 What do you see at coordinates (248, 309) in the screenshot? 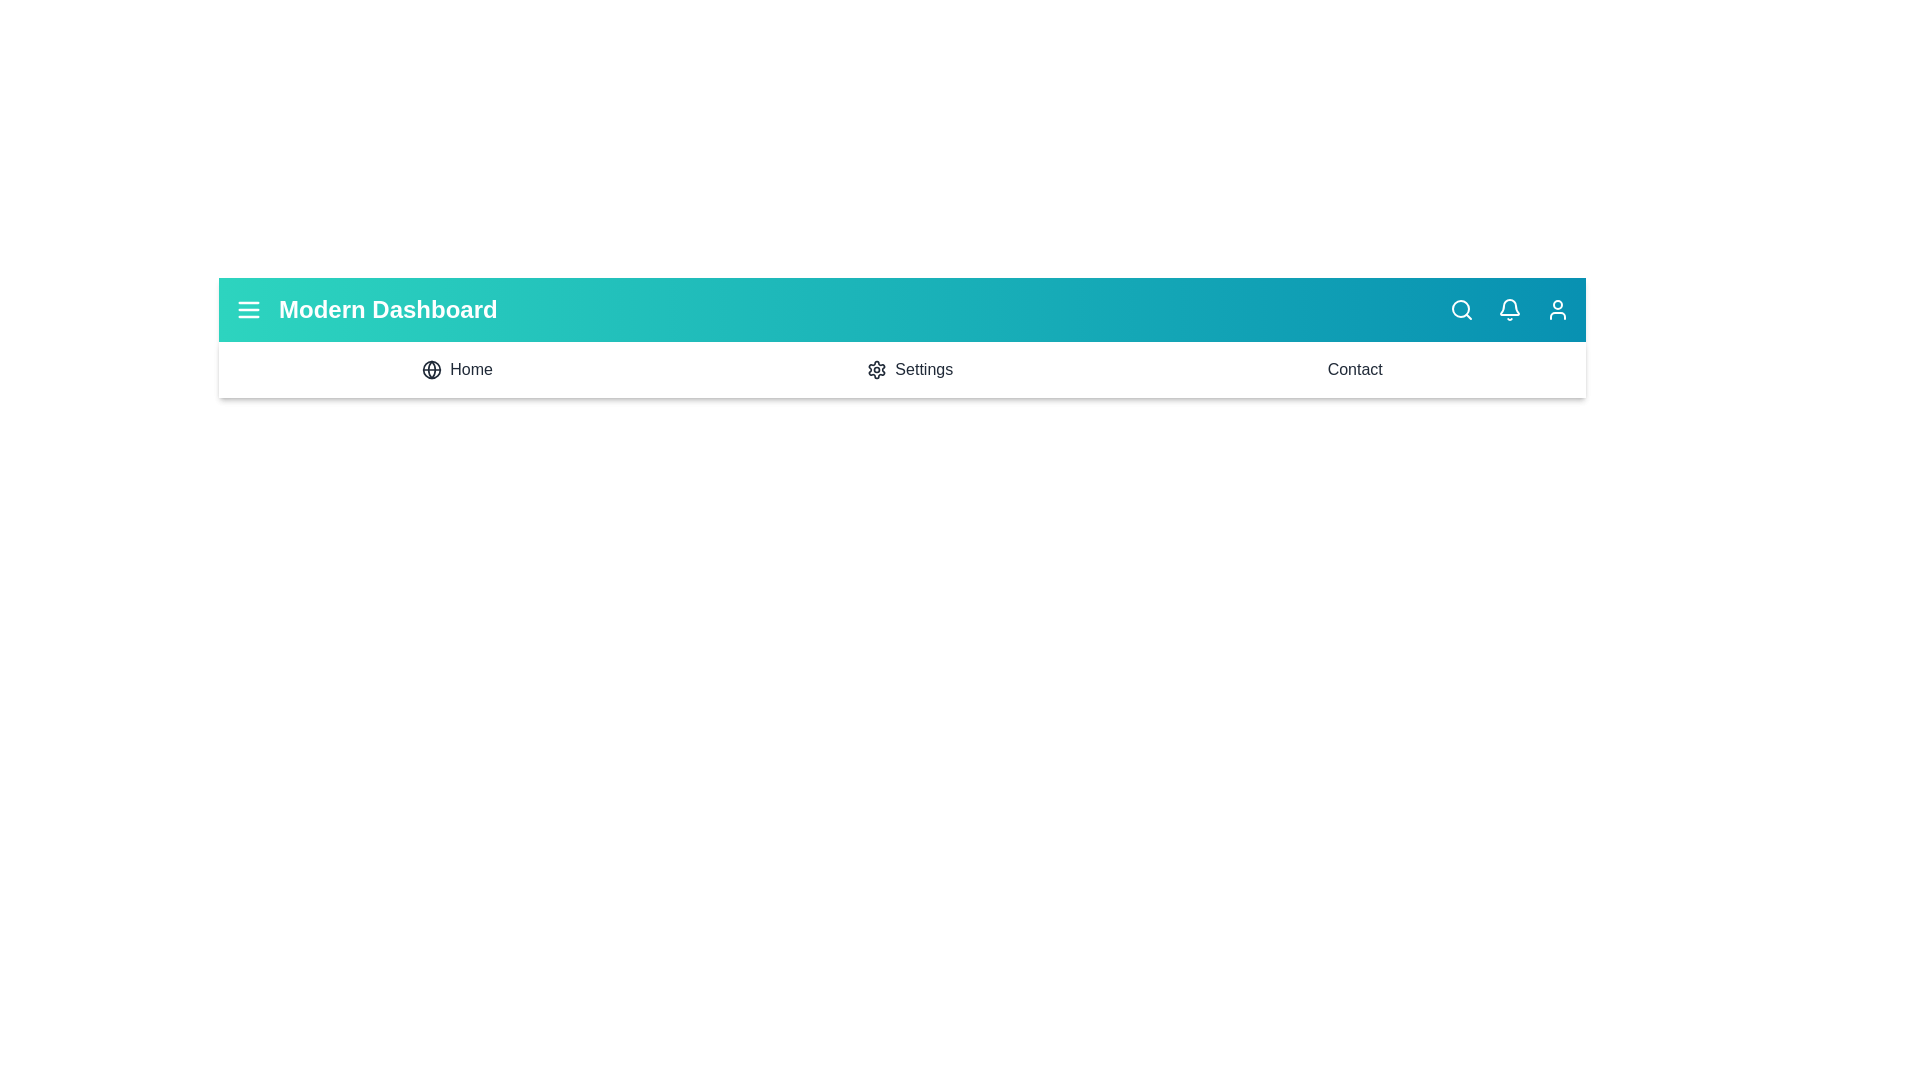
I see `the menu icon to toggle the main menu` at bounding box center [248, 309].